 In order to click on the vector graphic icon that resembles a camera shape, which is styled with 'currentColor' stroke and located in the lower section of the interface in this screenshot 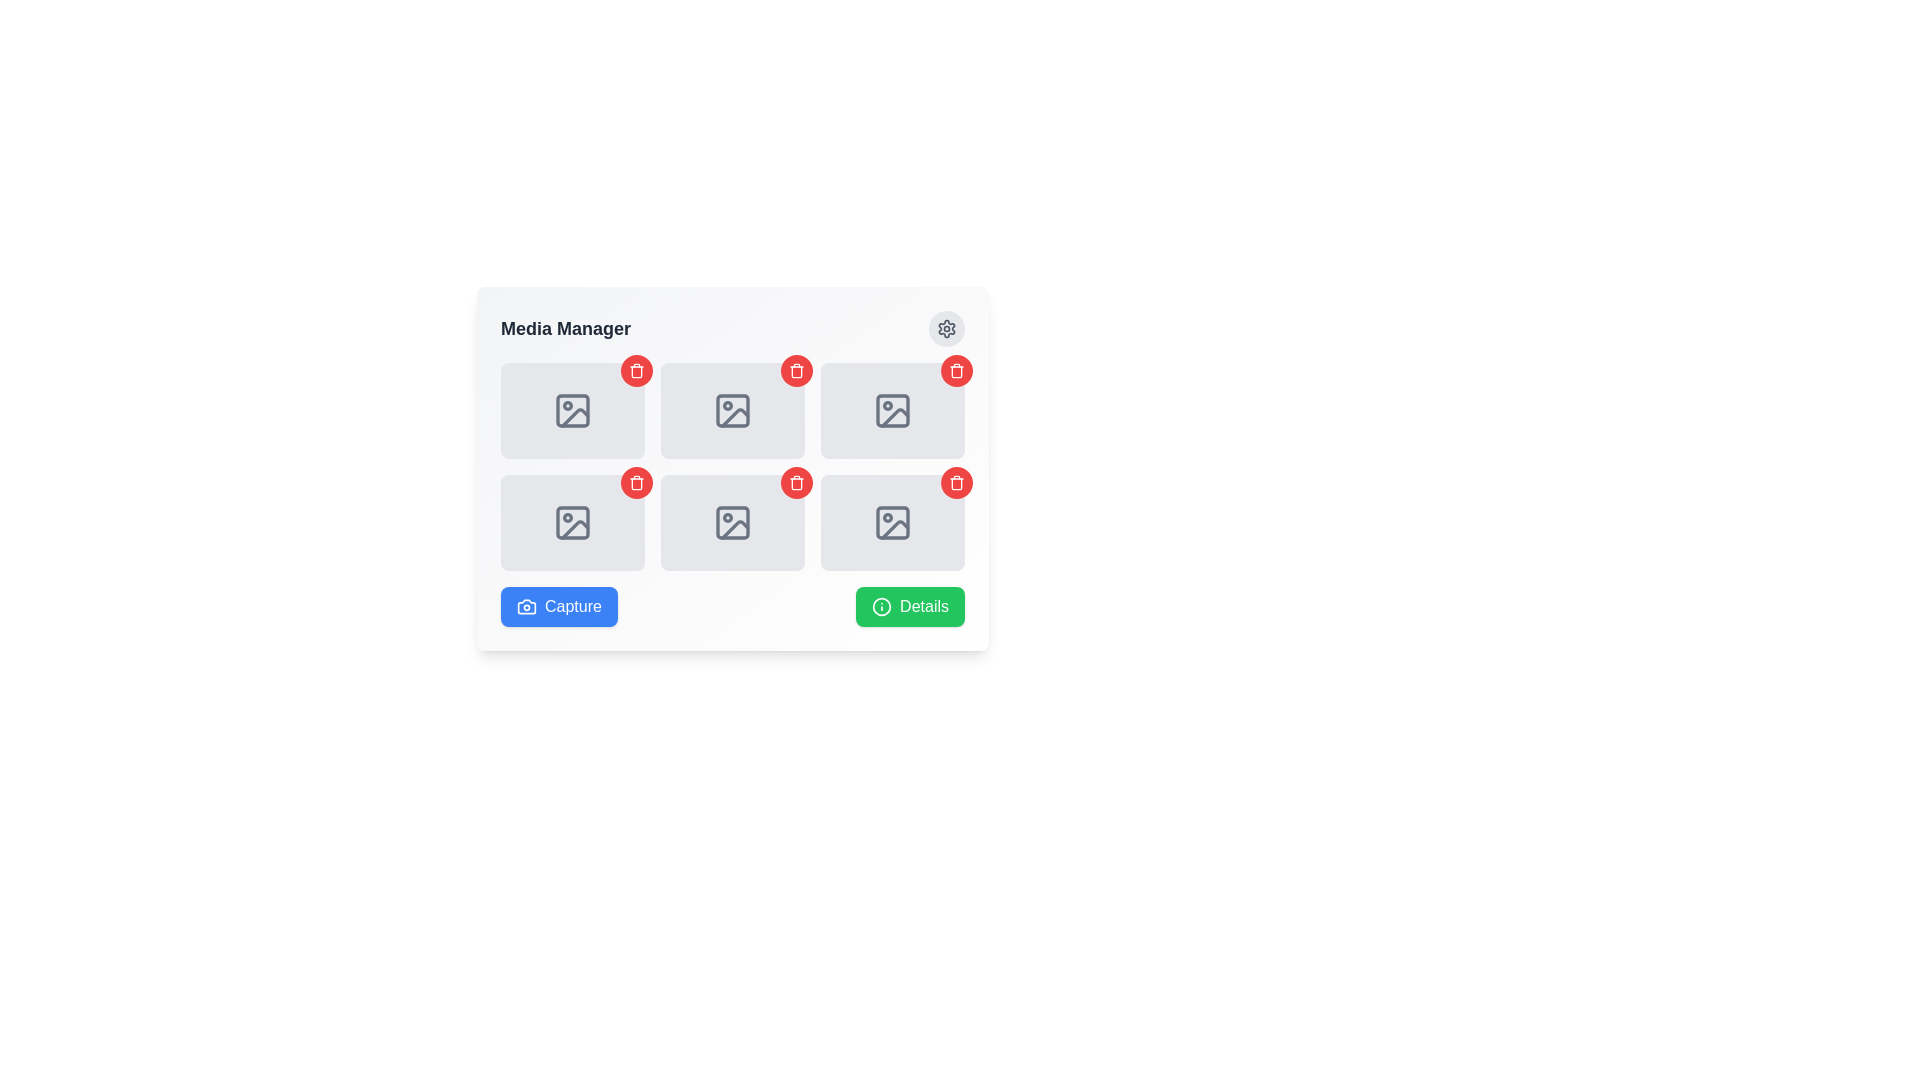, I will do `click(527, 605)`.